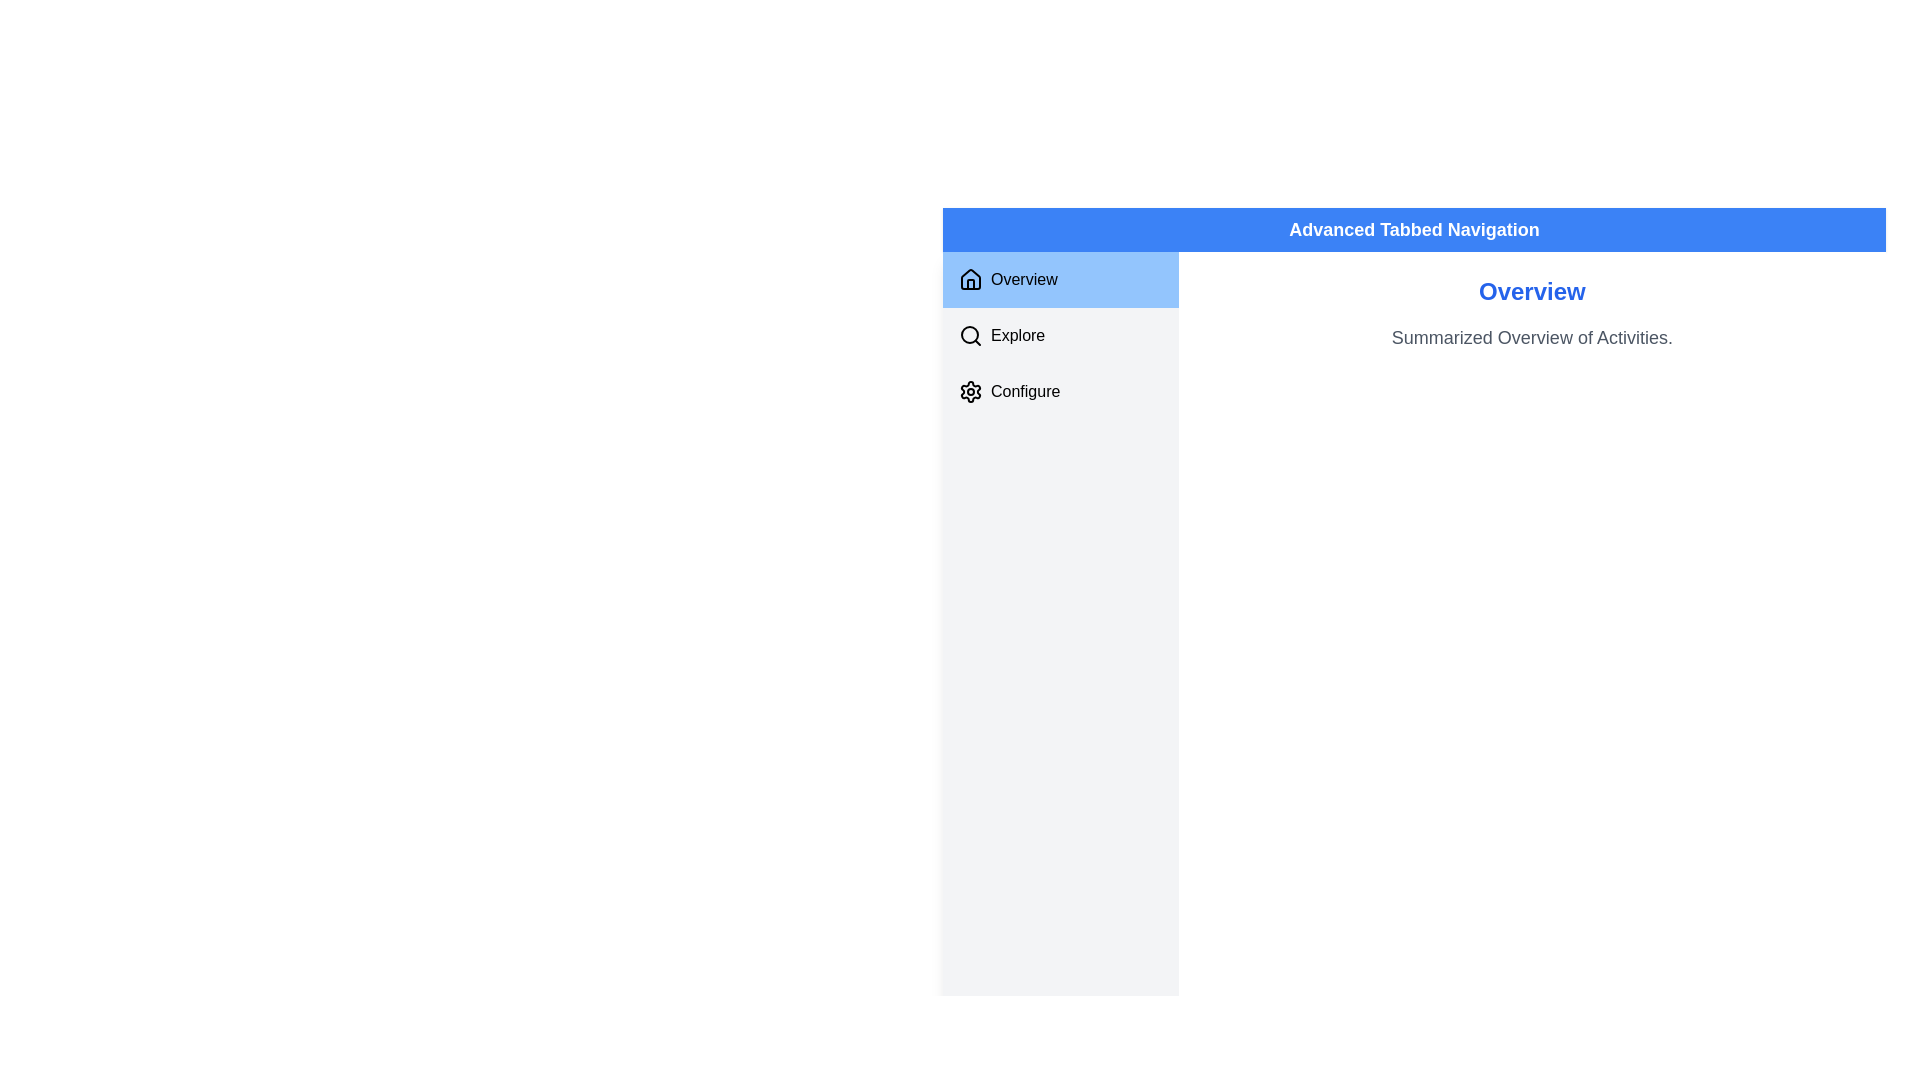  What do you see at coordinates (970, 278) in the screenshot?
I see `the 'Overview' icon in the left navigation menu, which serves as a graphical representation of the Overview section` at bounding box center [970, 278].